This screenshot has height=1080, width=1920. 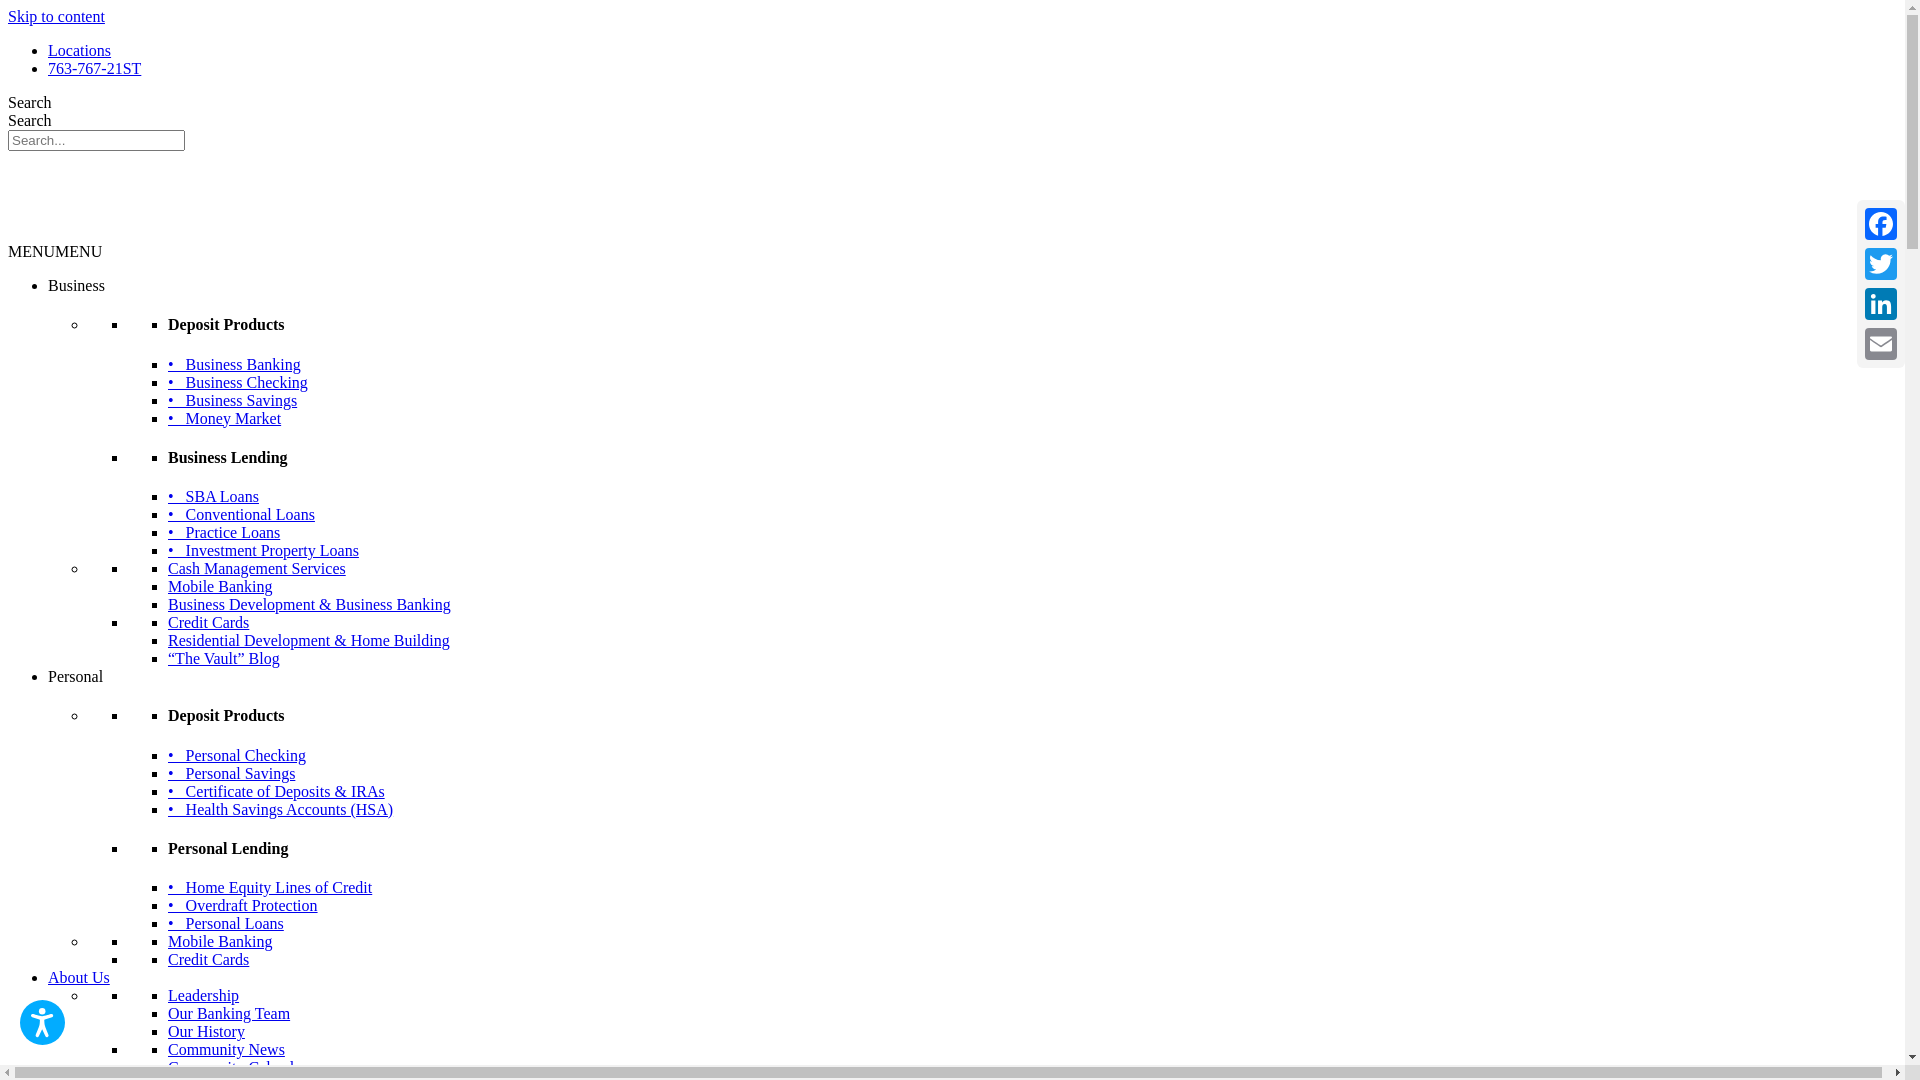 I want to click on 'Locations', so click(x=79, y=49).